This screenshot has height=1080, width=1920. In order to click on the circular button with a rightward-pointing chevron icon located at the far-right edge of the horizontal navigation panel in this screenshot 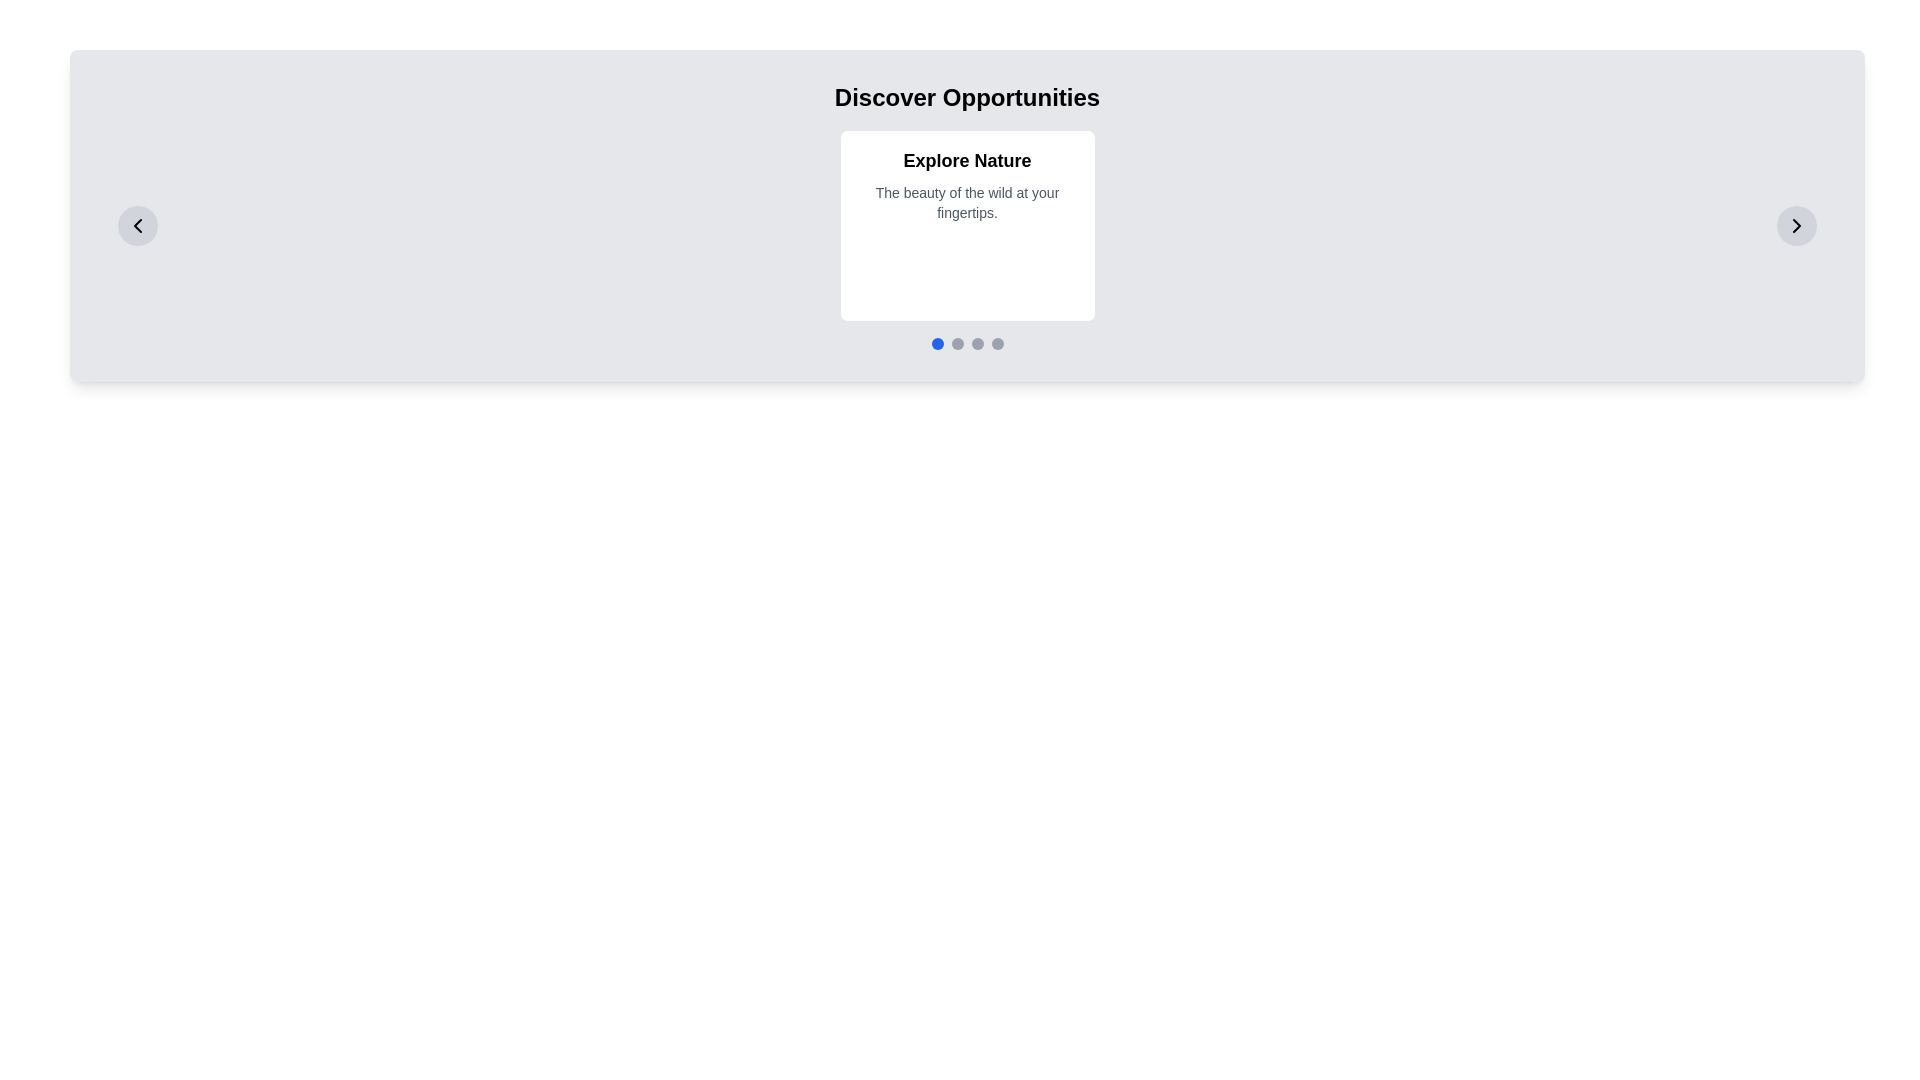, I will do `click(1796, 225)`.